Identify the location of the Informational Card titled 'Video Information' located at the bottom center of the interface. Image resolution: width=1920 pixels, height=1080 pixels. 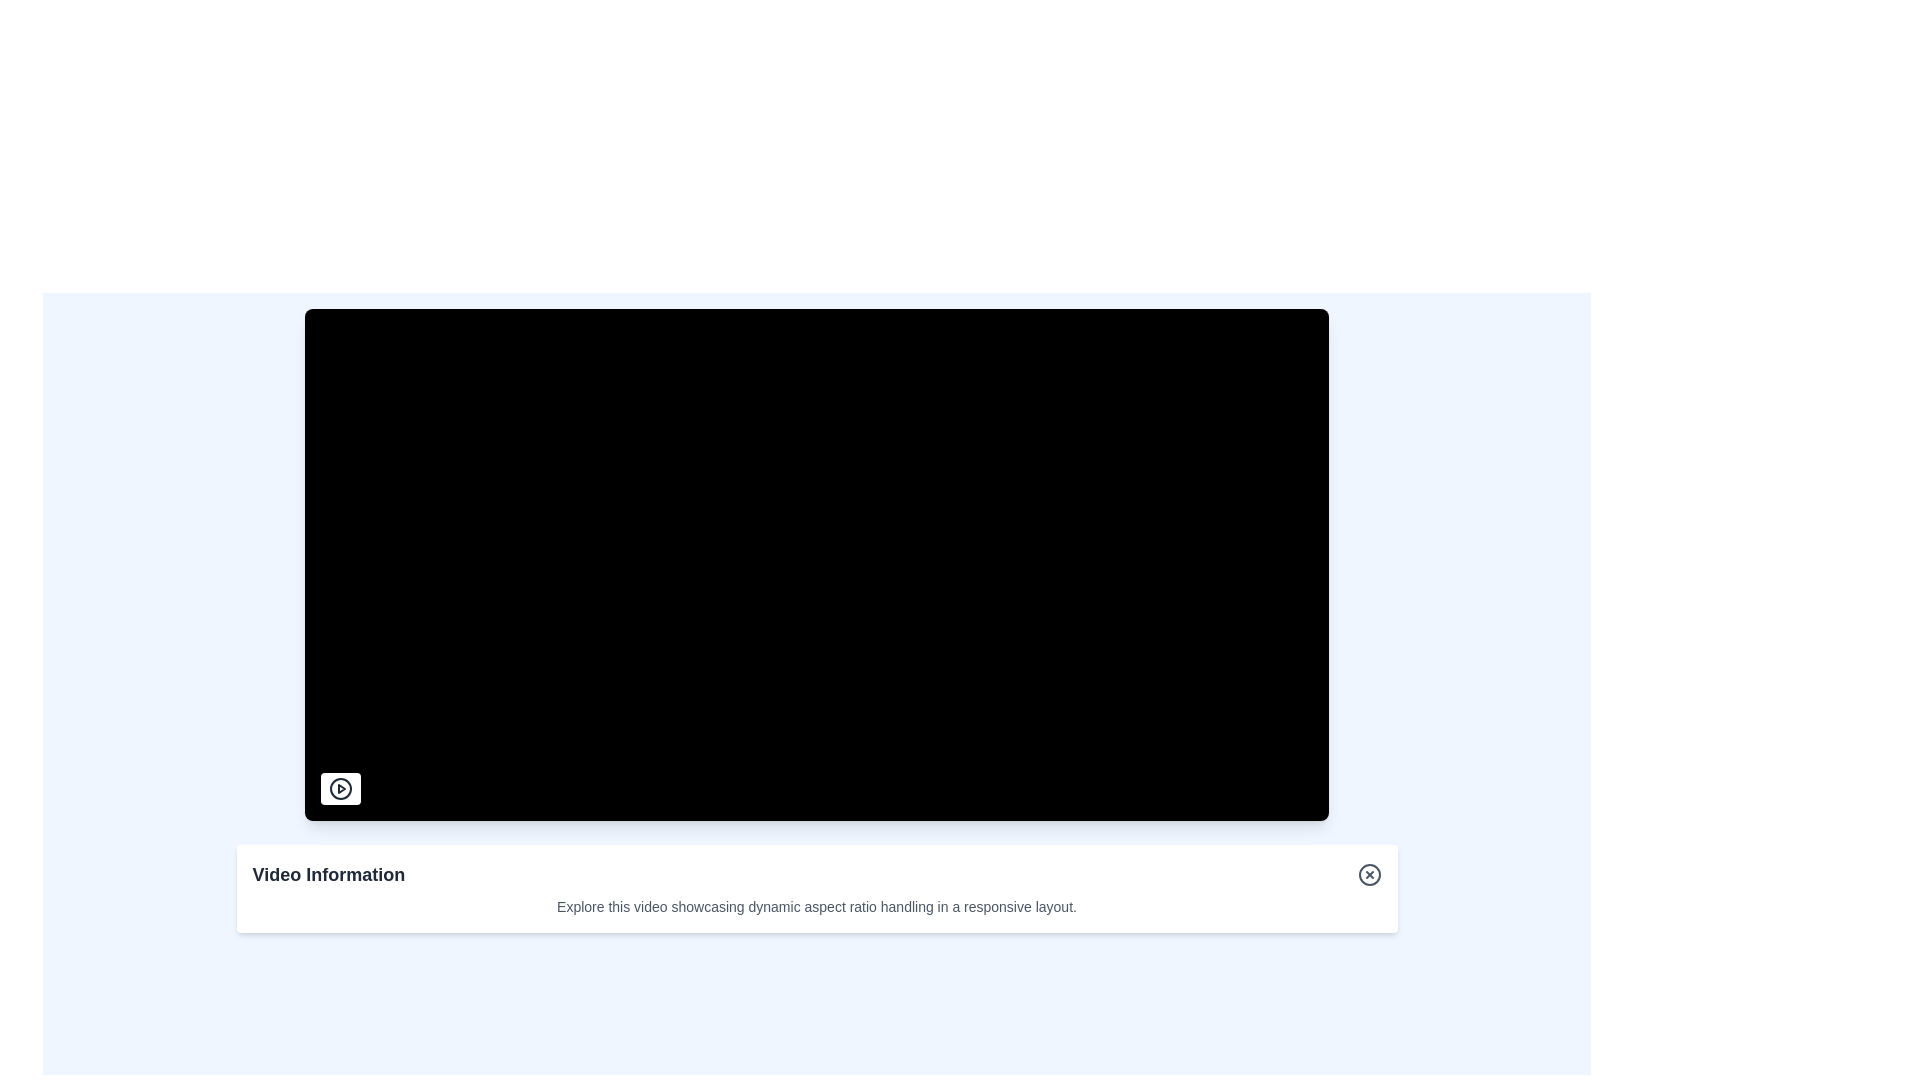
(816, 887).